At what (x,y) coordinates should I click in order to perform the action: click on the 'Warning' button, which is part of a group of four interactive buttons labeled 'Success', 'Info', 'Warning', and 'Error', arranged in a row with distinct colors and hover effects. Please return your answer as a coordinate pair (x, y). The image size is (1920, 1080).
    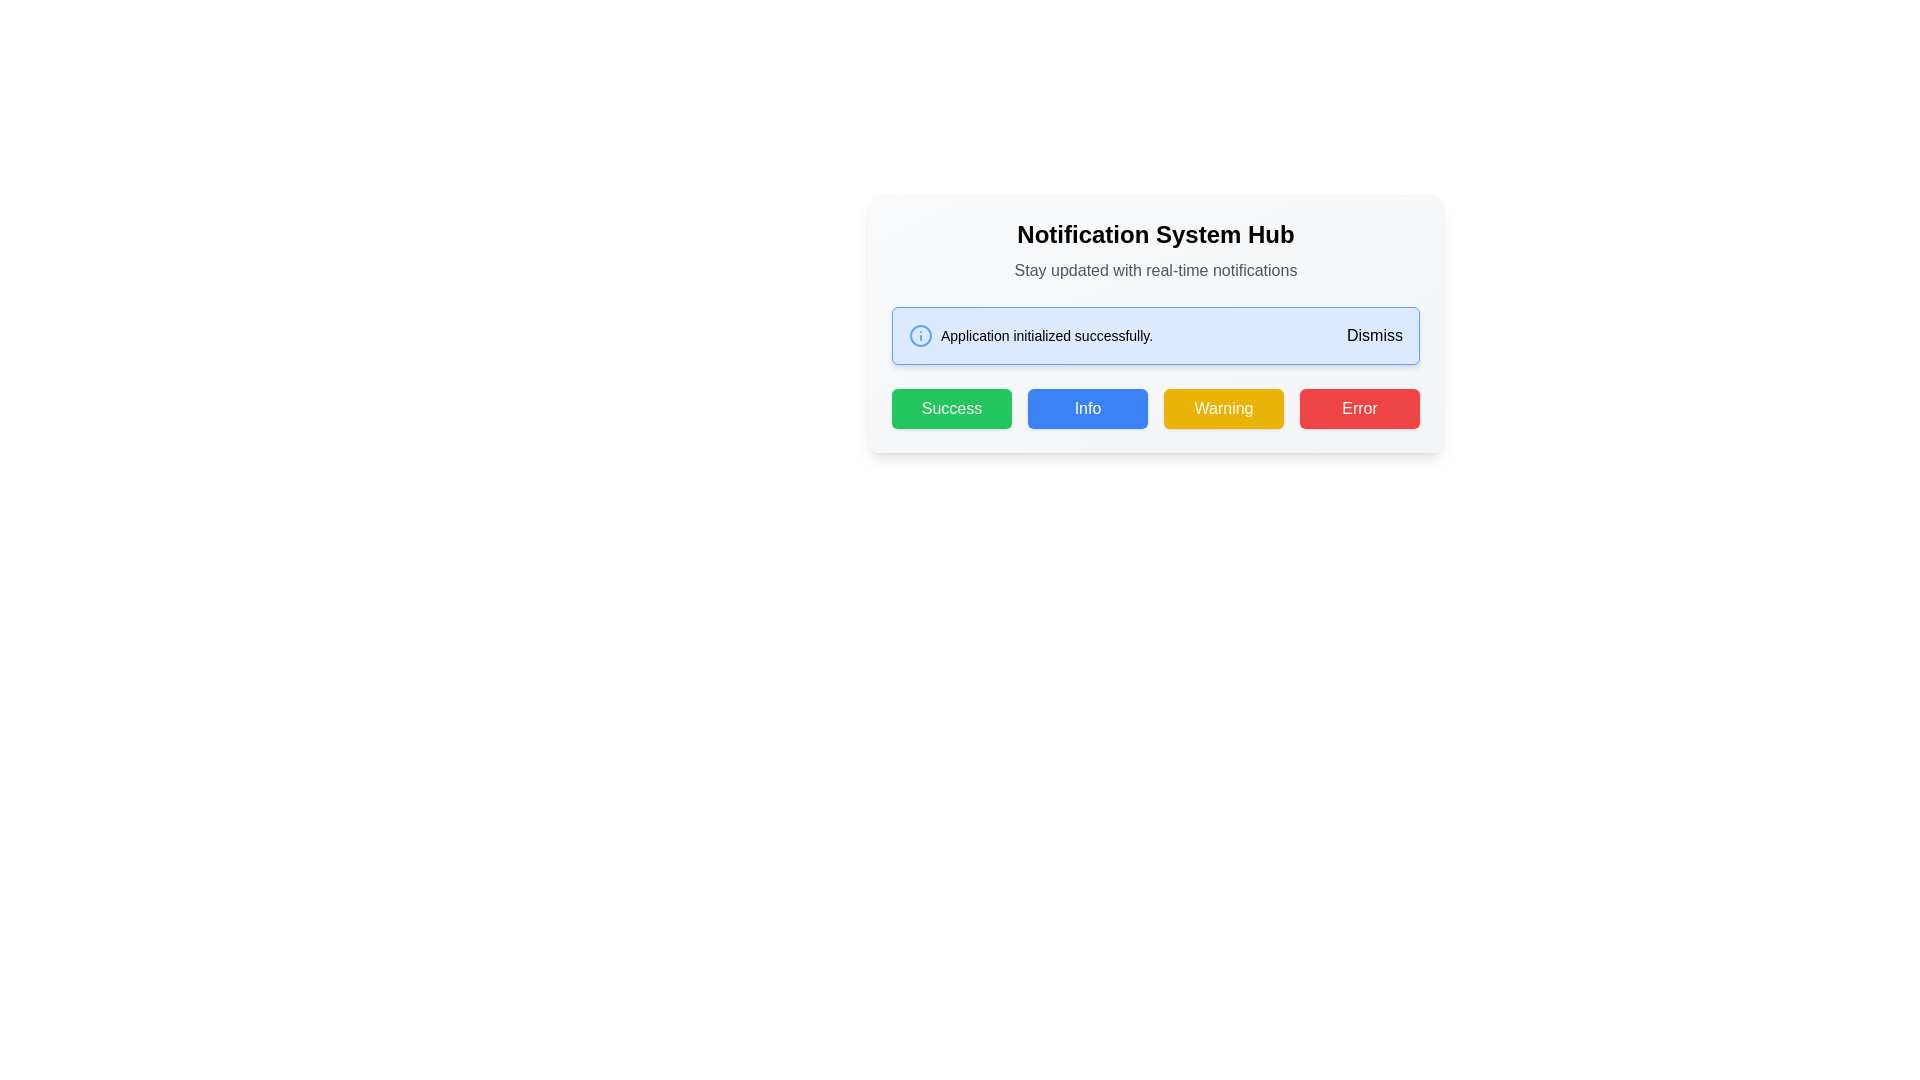
    Looking at the image, I should click on (1156, 407).